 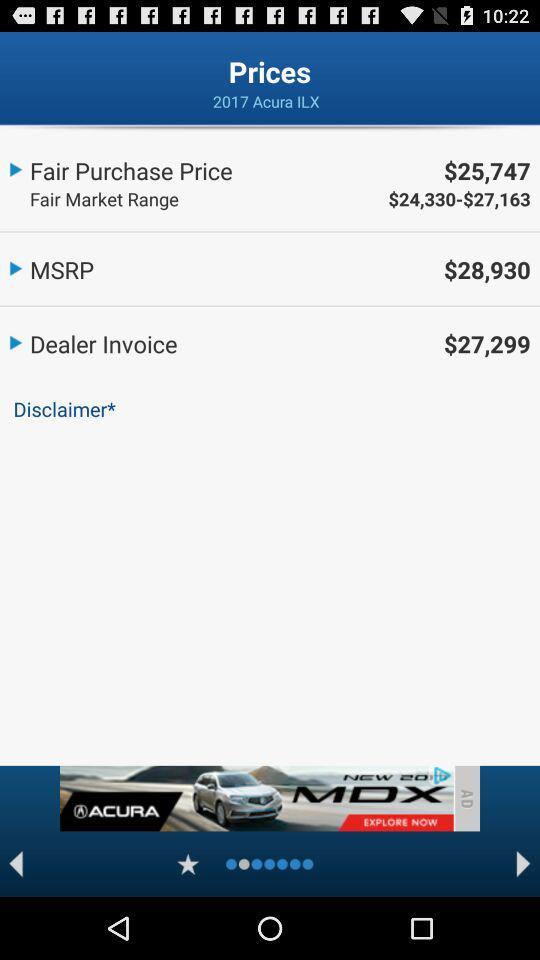 I want to click on previous, so click(x=15, y=863).